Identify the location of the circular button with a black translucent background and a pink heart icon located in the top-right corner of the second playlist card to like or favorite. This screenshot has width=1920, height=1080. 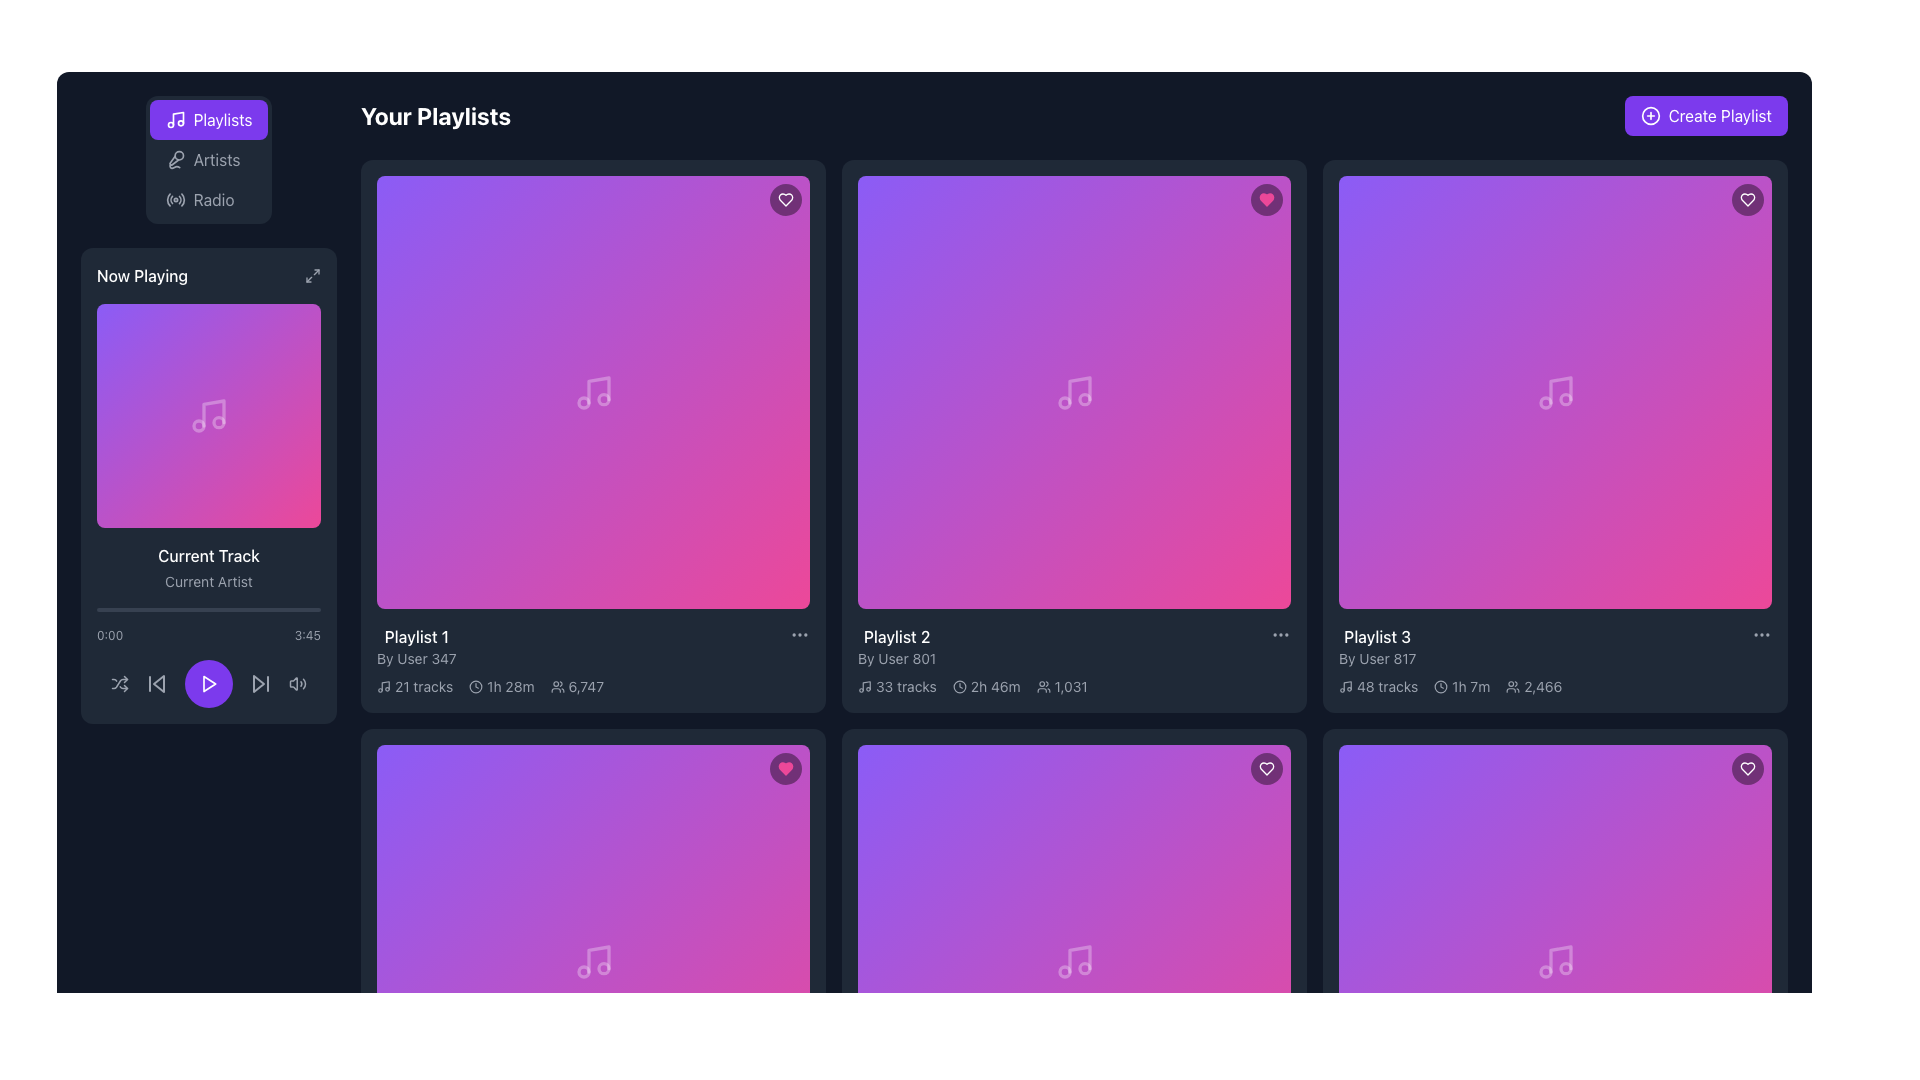
(1266, 200).